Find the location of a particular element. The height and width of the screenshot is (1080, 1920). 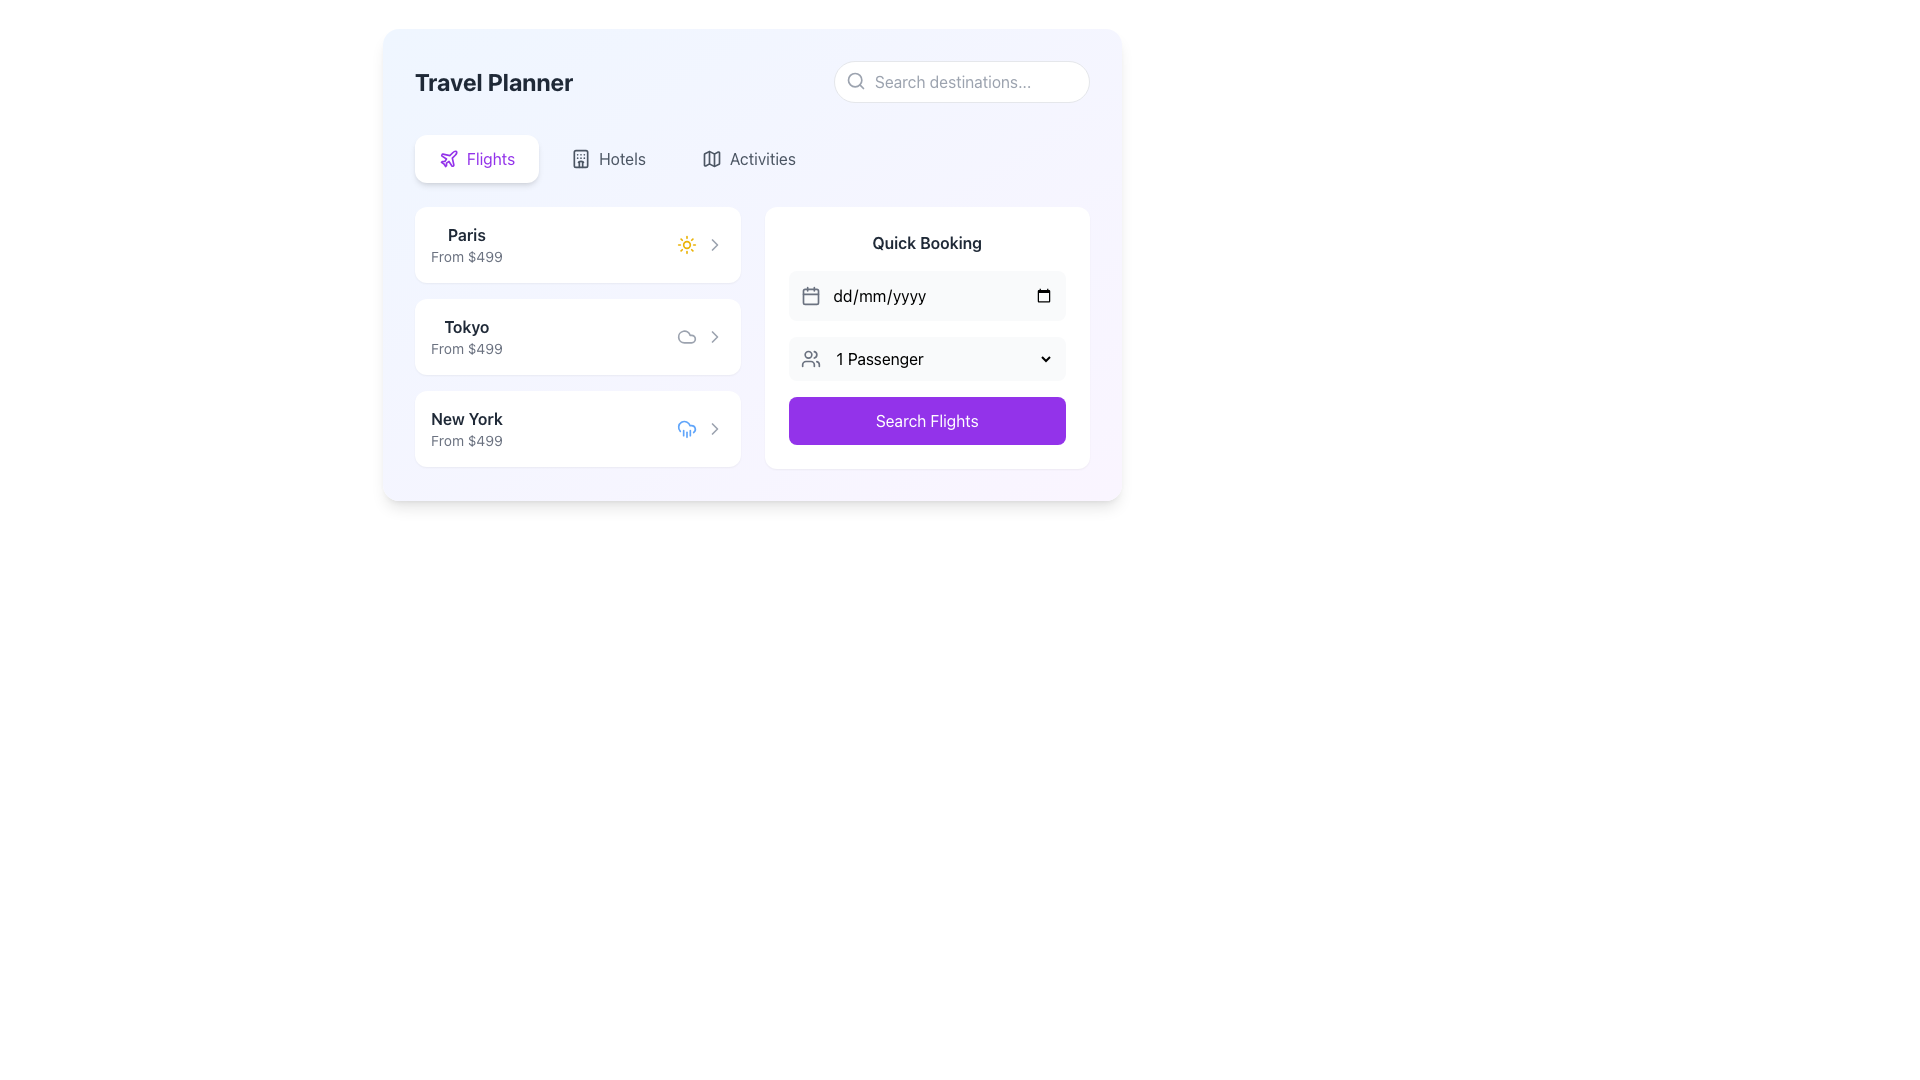

the Tokyo travel destination card, which is the second card in a vertically-stacked list of travel options is located at coordinates (576, 335).